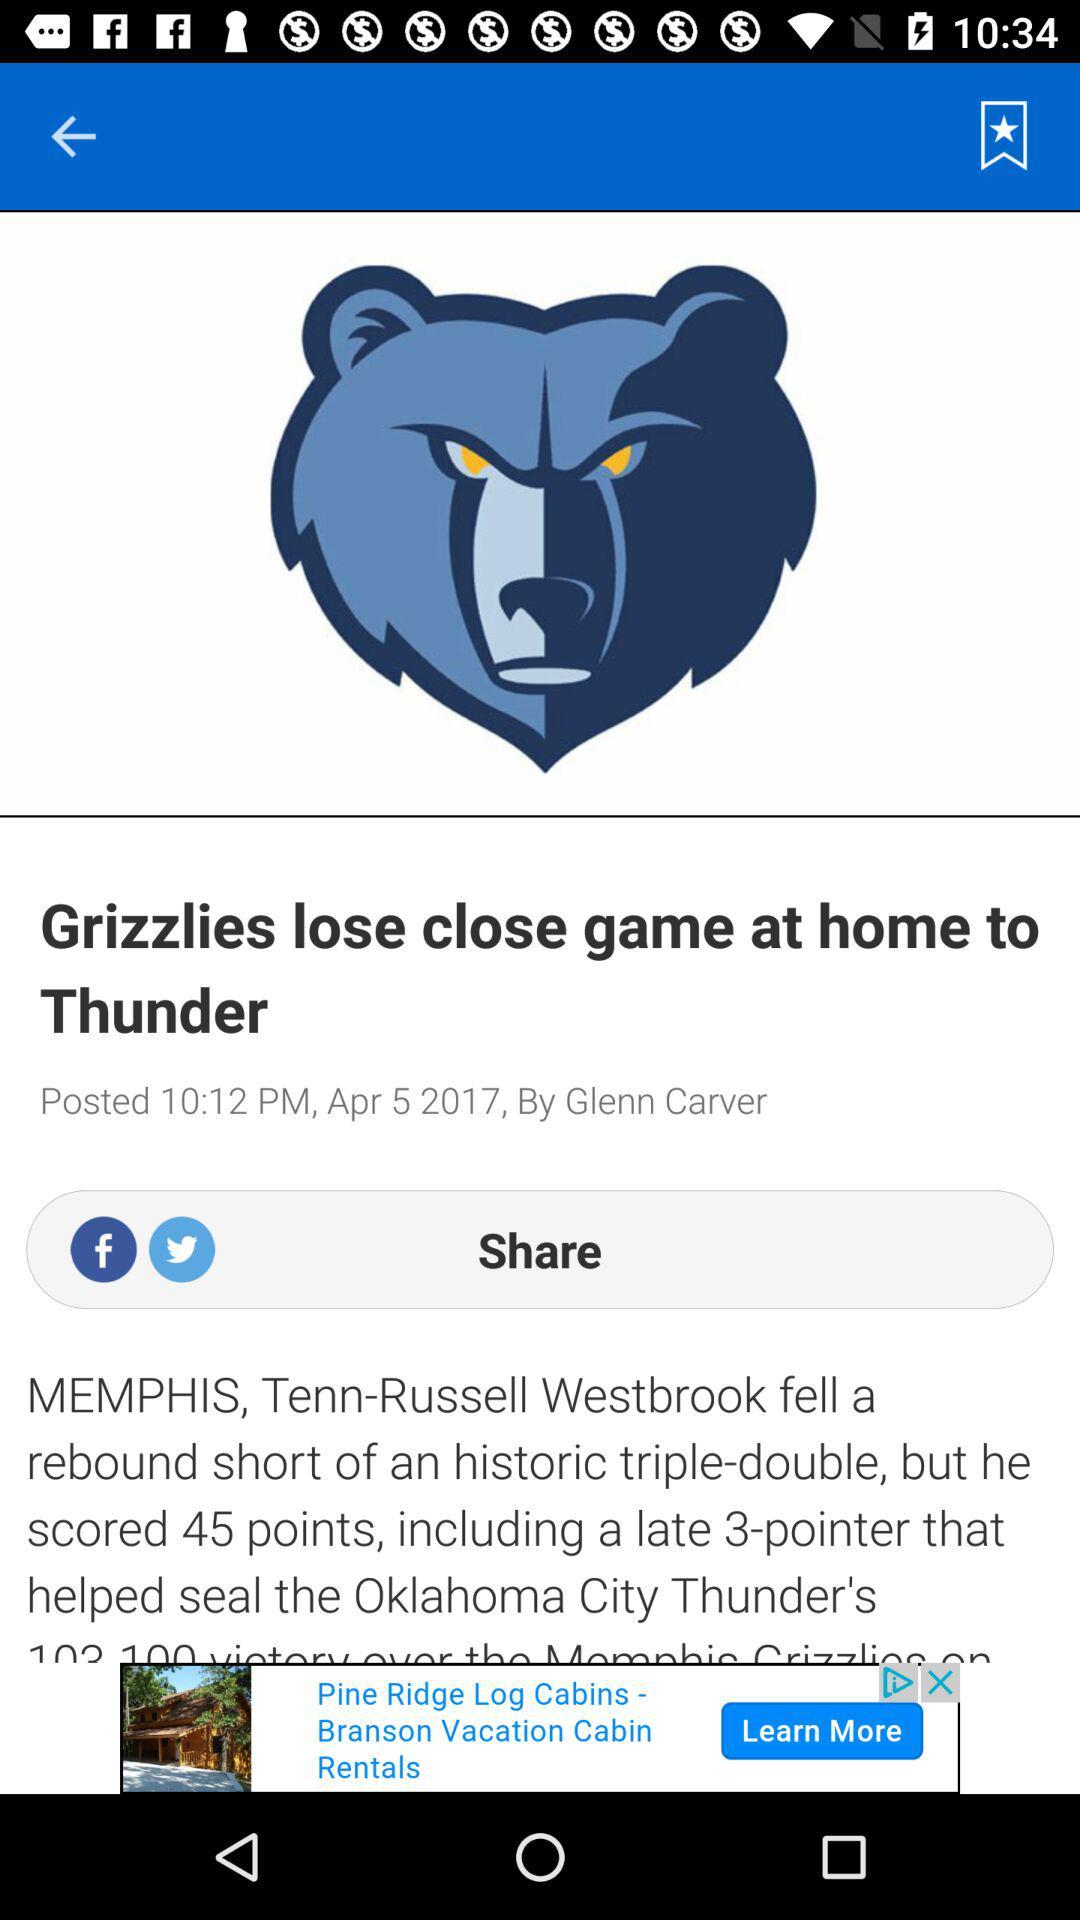 The width and height of the screenshot is (1080, 1920). What do you see at coordinates (72, 135) in the screenshot?
I see `the arrow_backward icon` at bounding box center [72, 135].